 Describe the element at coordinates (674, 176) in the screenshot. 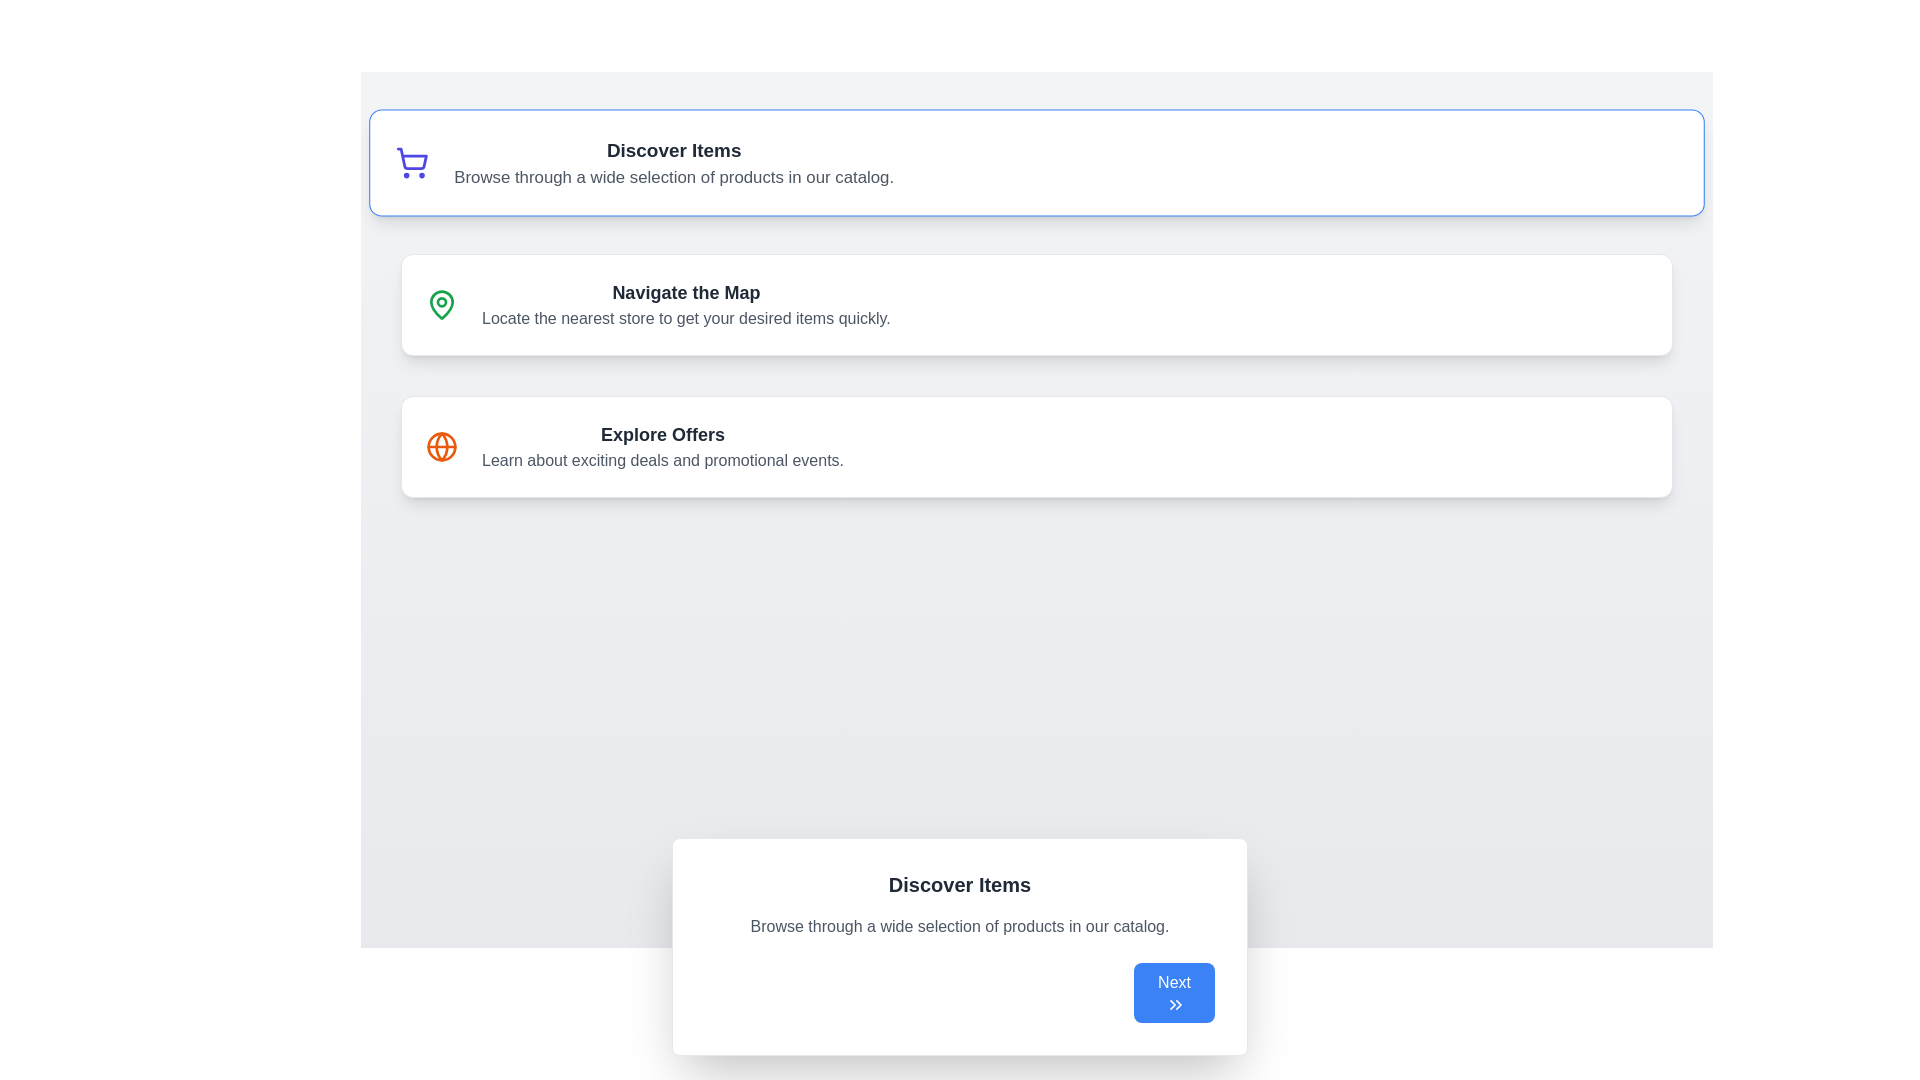

I see `the explanatory text located directly under the 'Discover Items' heading in the top card section of the page` at that location.